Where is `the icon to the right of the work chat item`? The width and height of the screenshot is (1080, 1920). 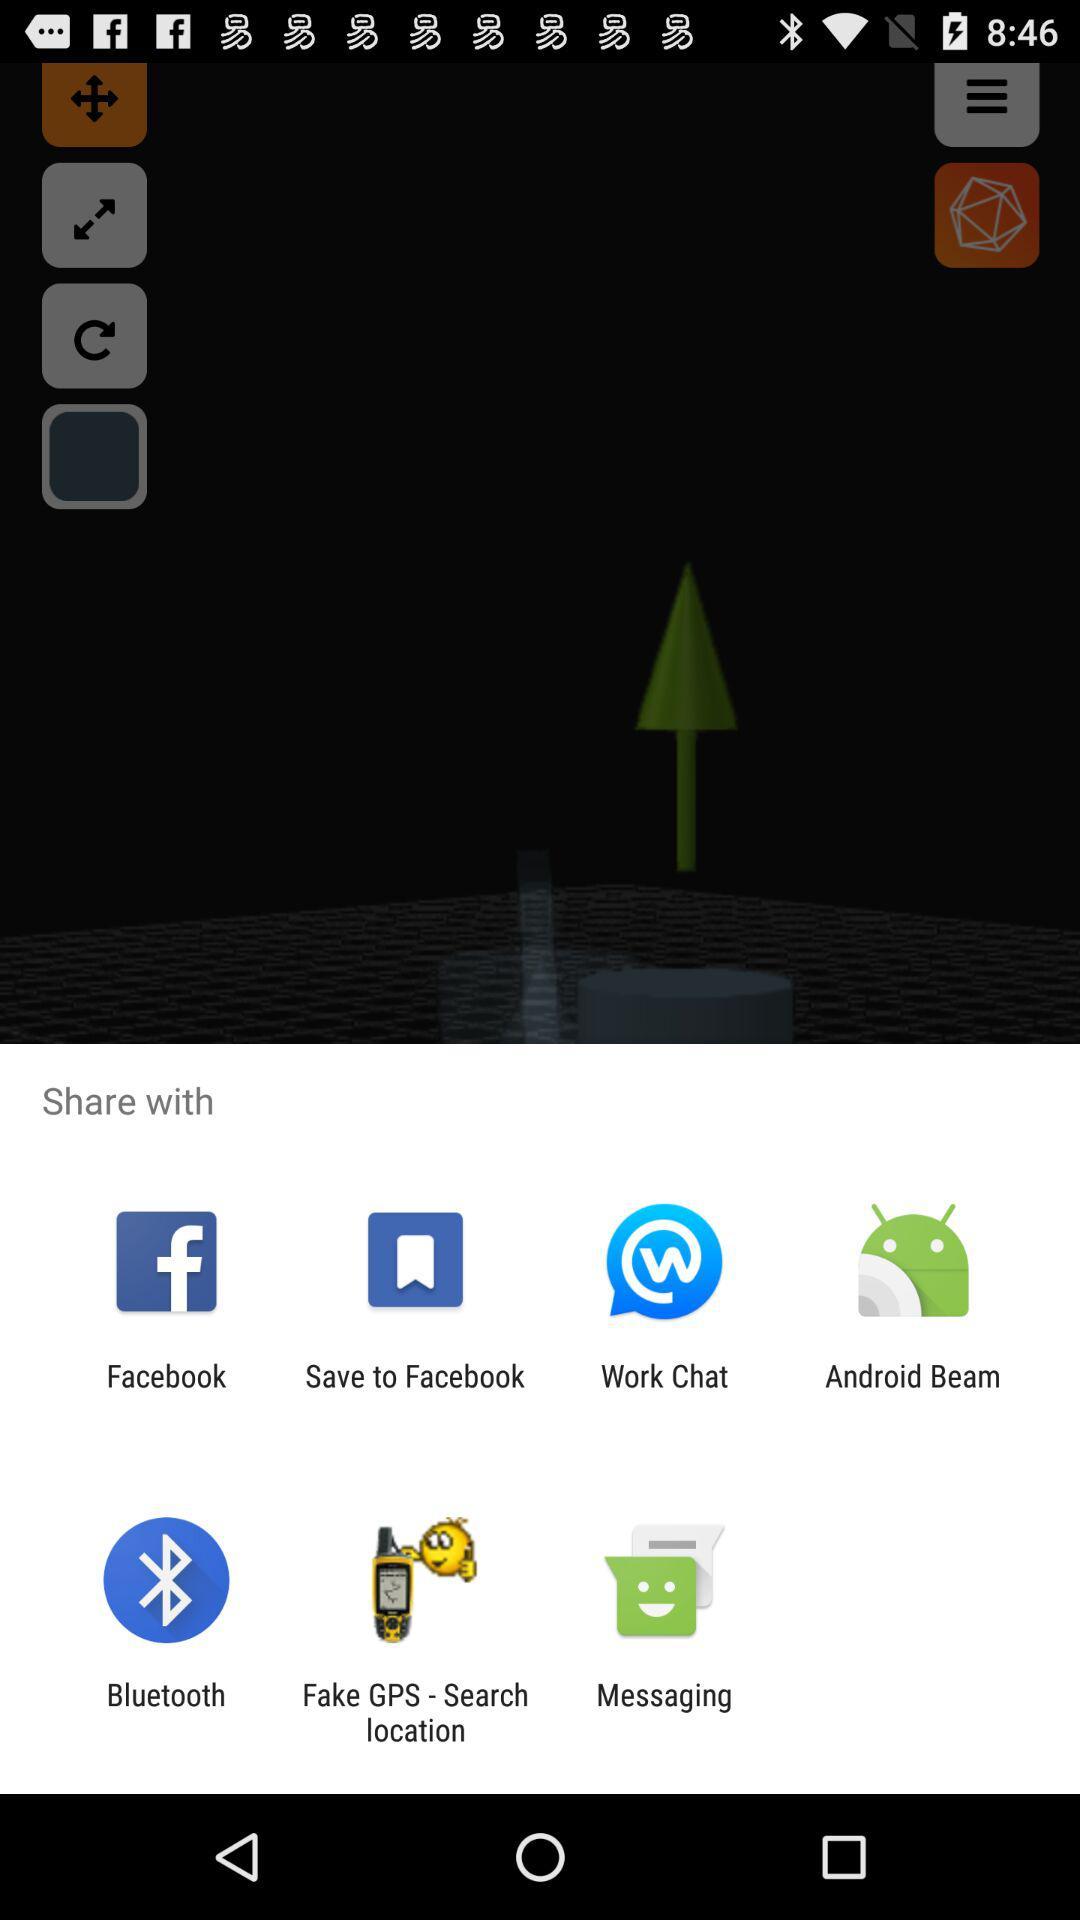 the icon to the right of the work chat item is located at coordinates (913, 1392).